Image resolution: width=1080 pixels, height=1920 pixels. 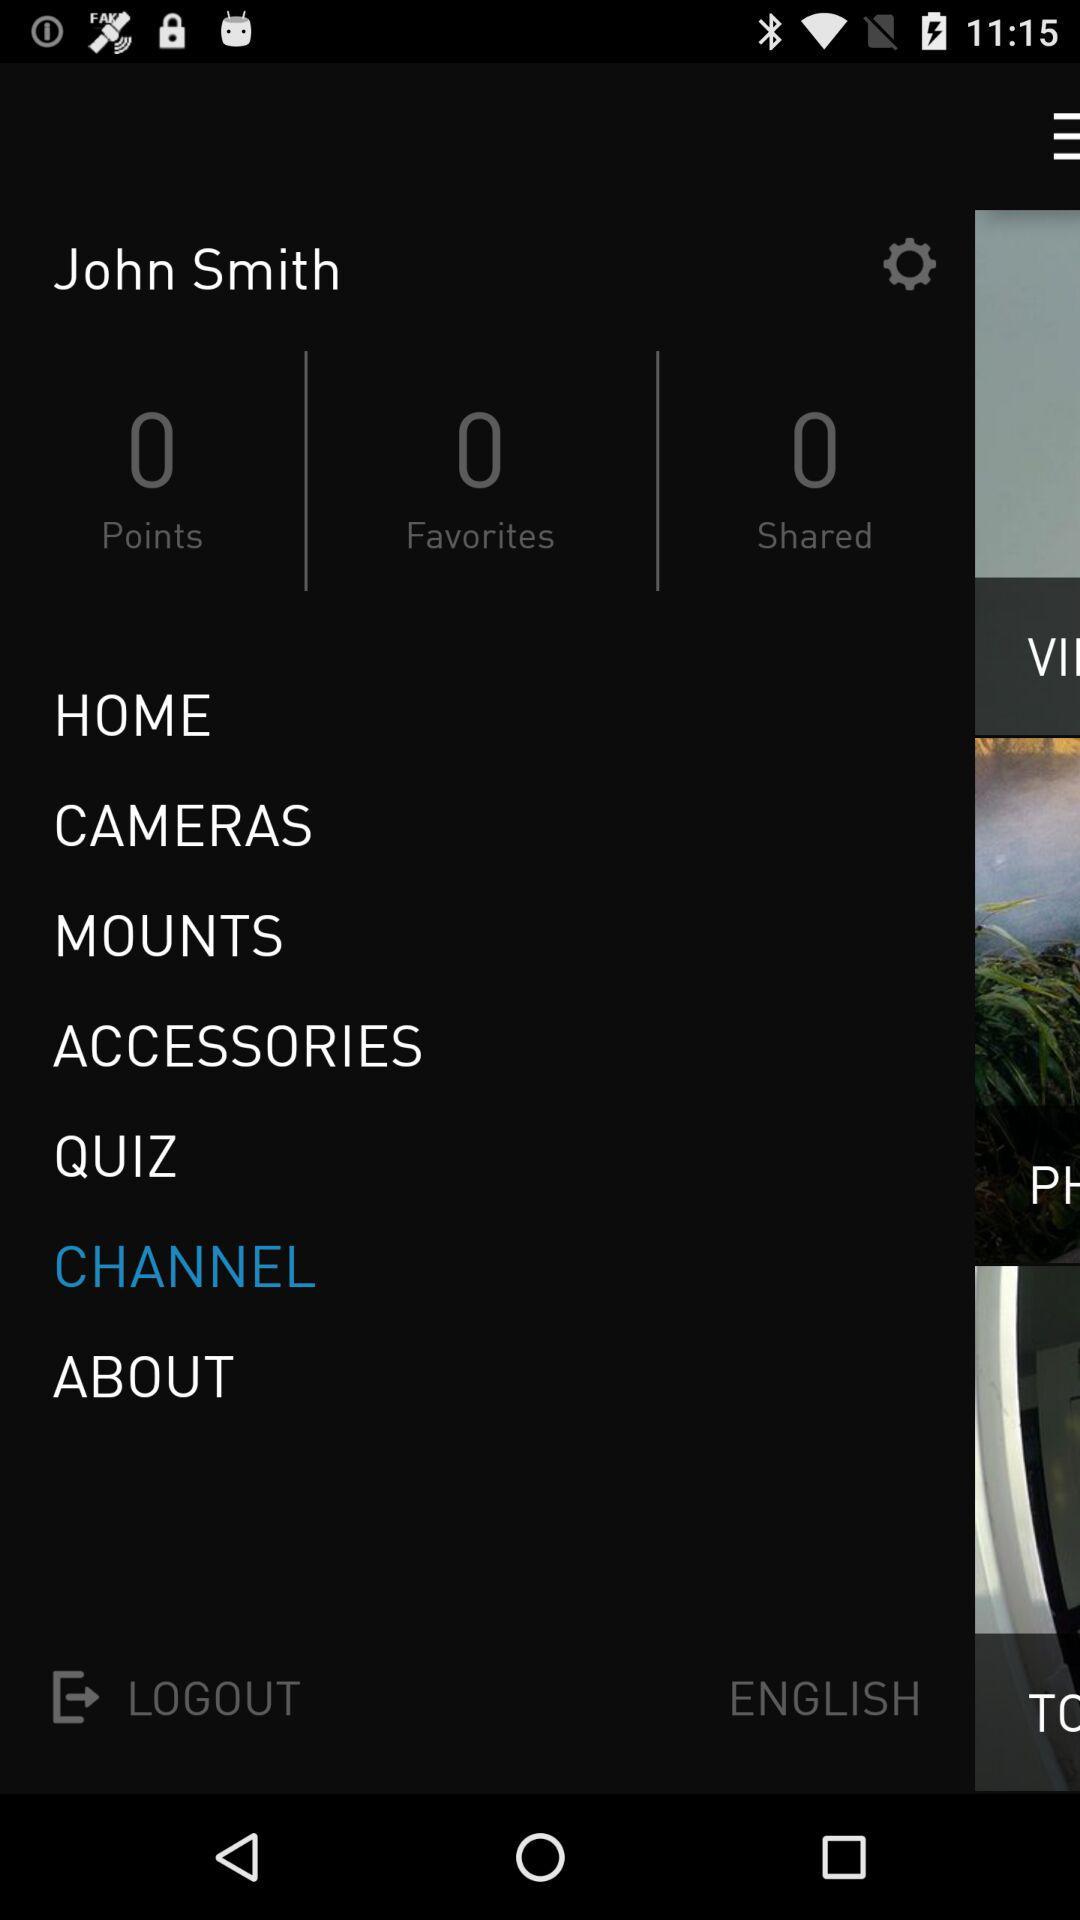 I want to click on settings button, so click(x=909, y=262).